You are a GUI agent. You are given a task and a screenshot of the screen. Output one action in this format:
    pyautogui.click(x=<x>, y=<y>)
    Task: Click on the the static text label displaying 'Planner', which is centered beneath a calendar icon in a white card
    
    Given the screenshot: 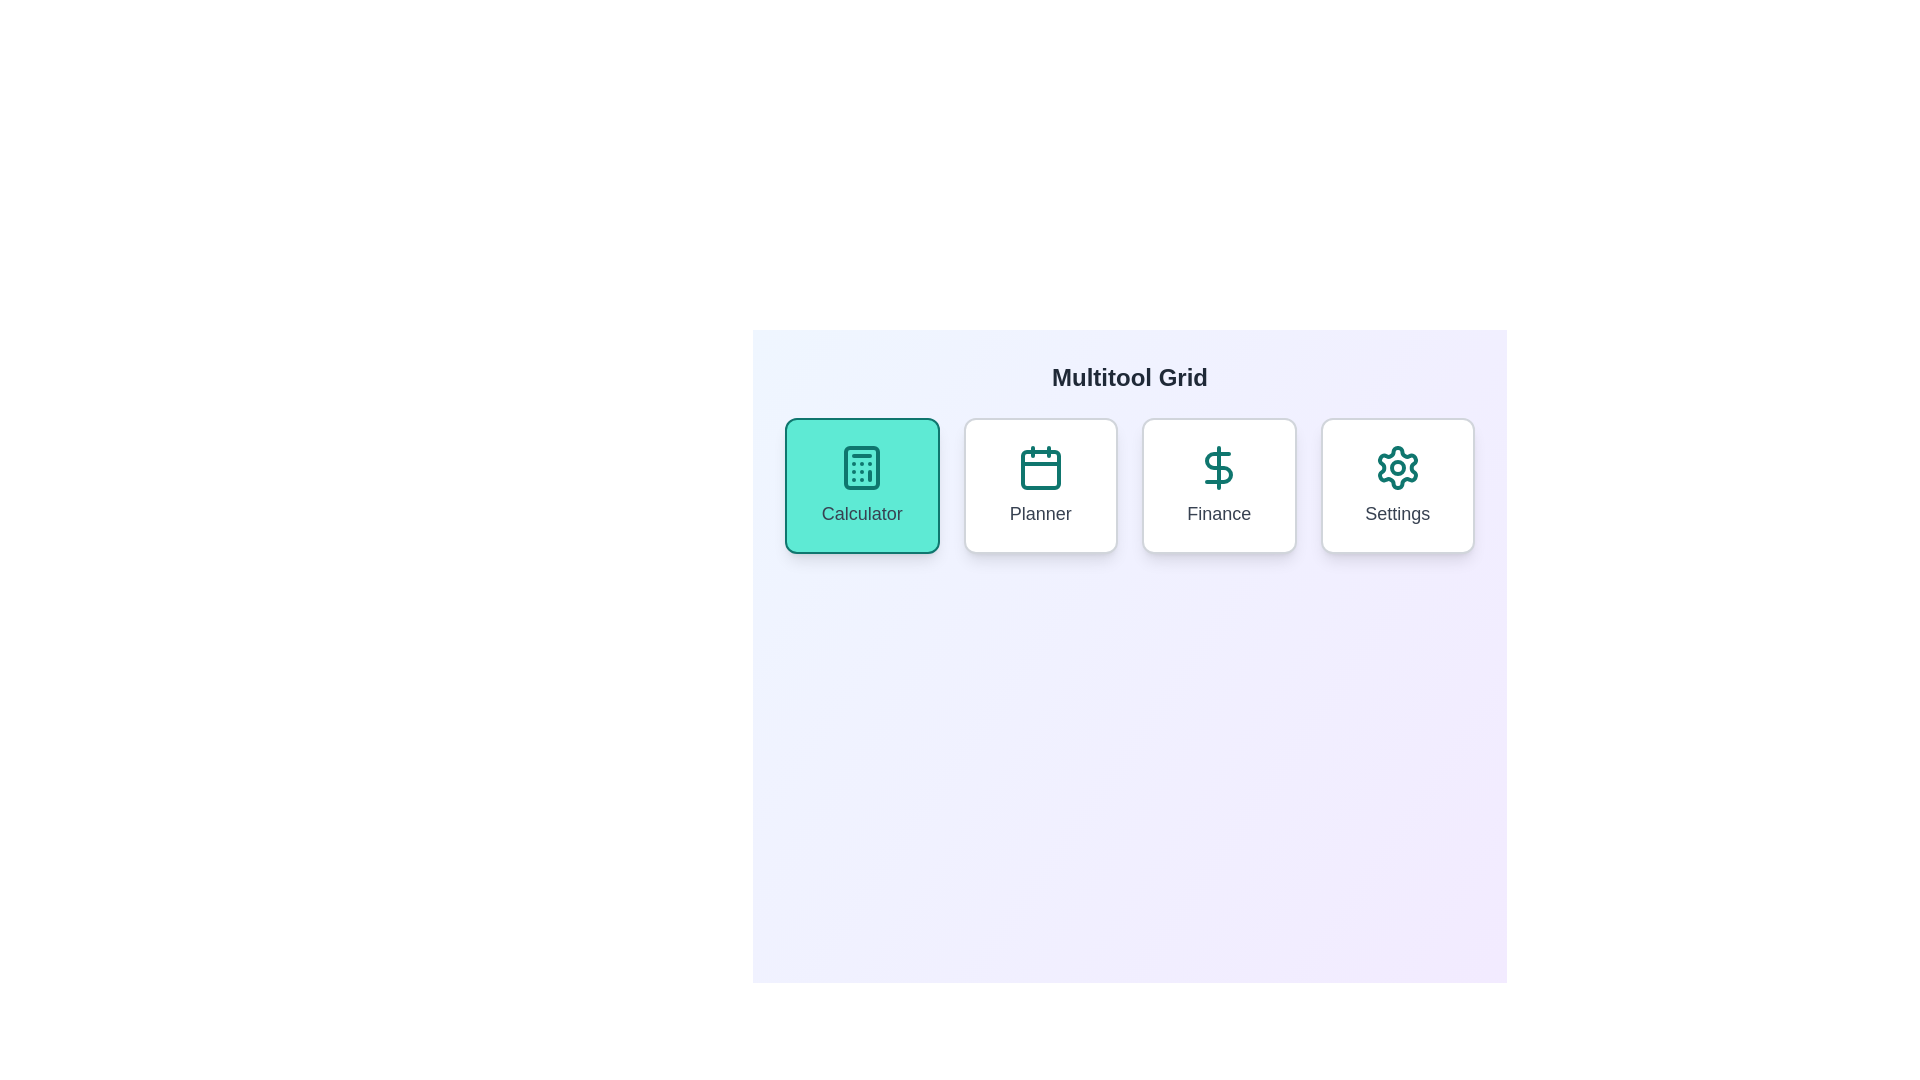 What is the action you would take?
    pyautogui.click(x=1040, y=512)
    